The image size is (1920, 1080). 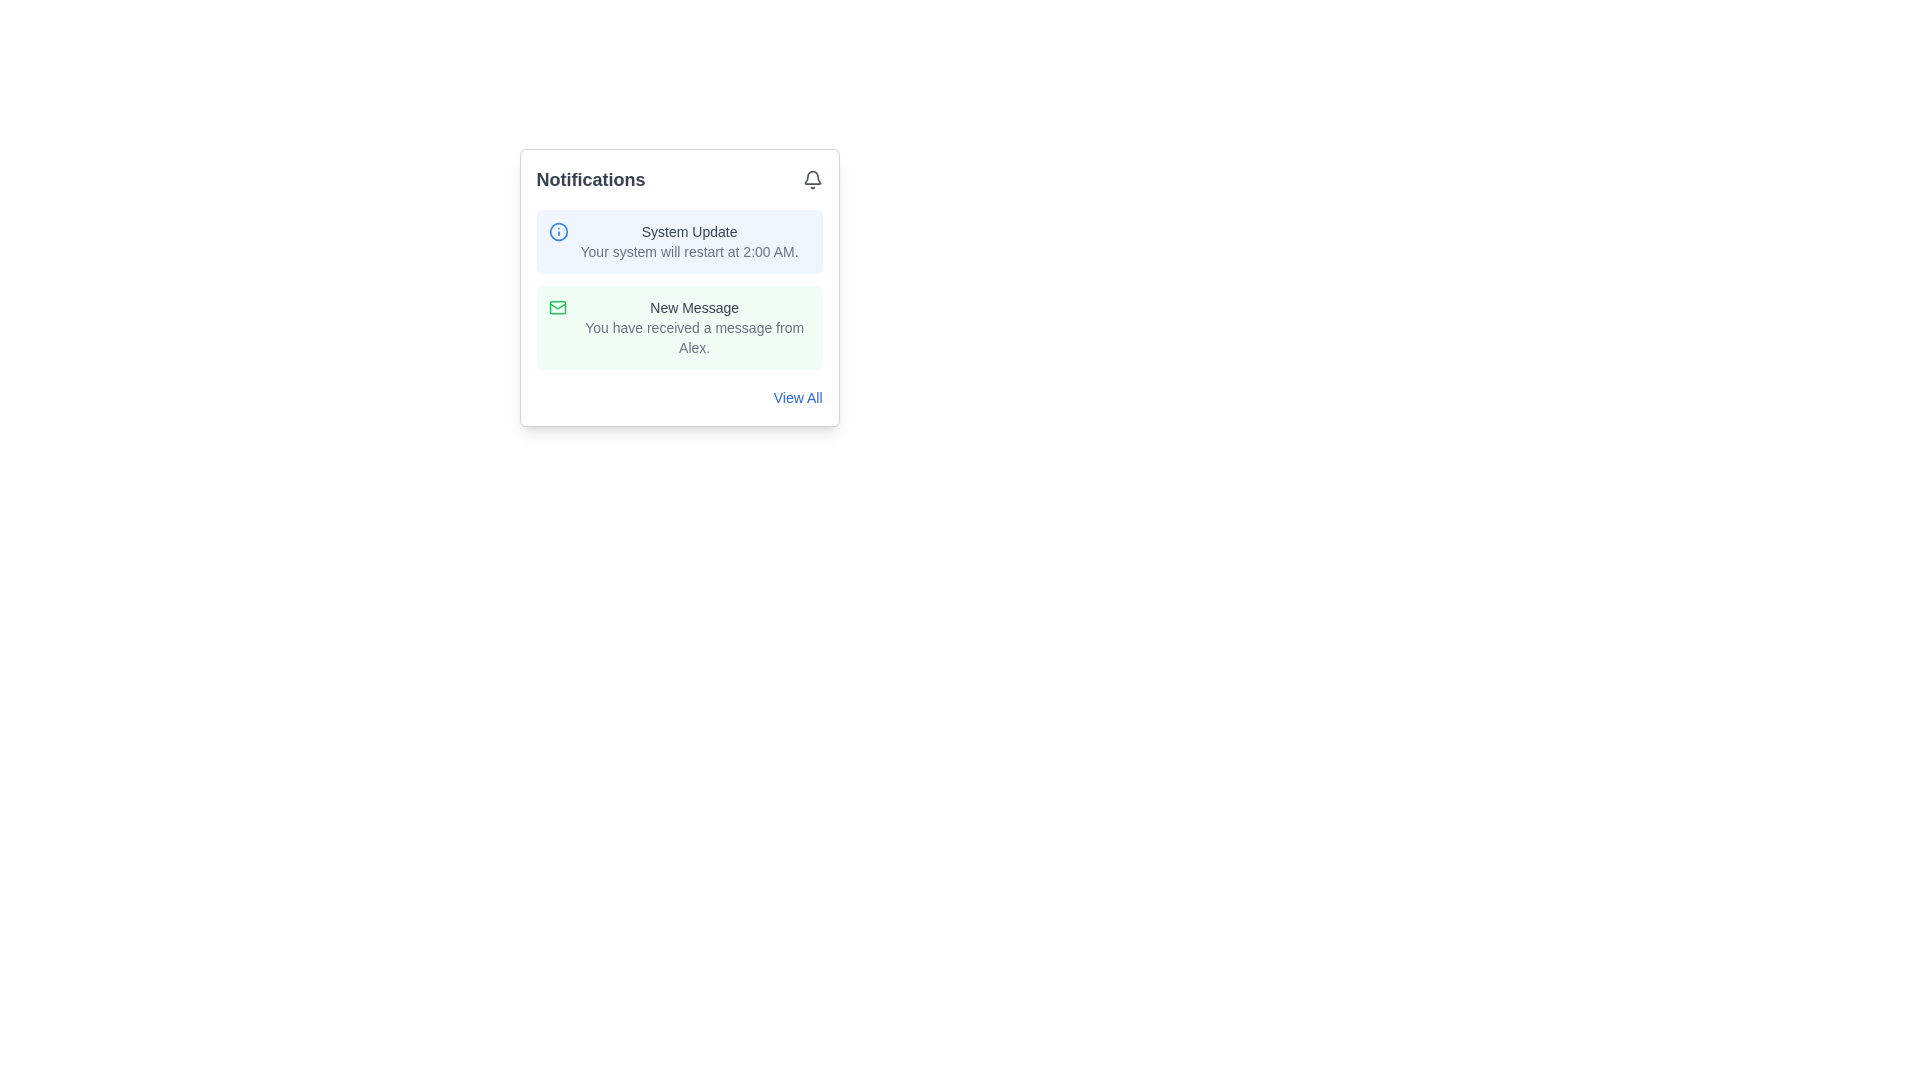 I want to click on the text label indicating the title of the notification, which is located in the second notification section under the 'Notifications' card, above the message from Alex, so click(x=694, y=308).